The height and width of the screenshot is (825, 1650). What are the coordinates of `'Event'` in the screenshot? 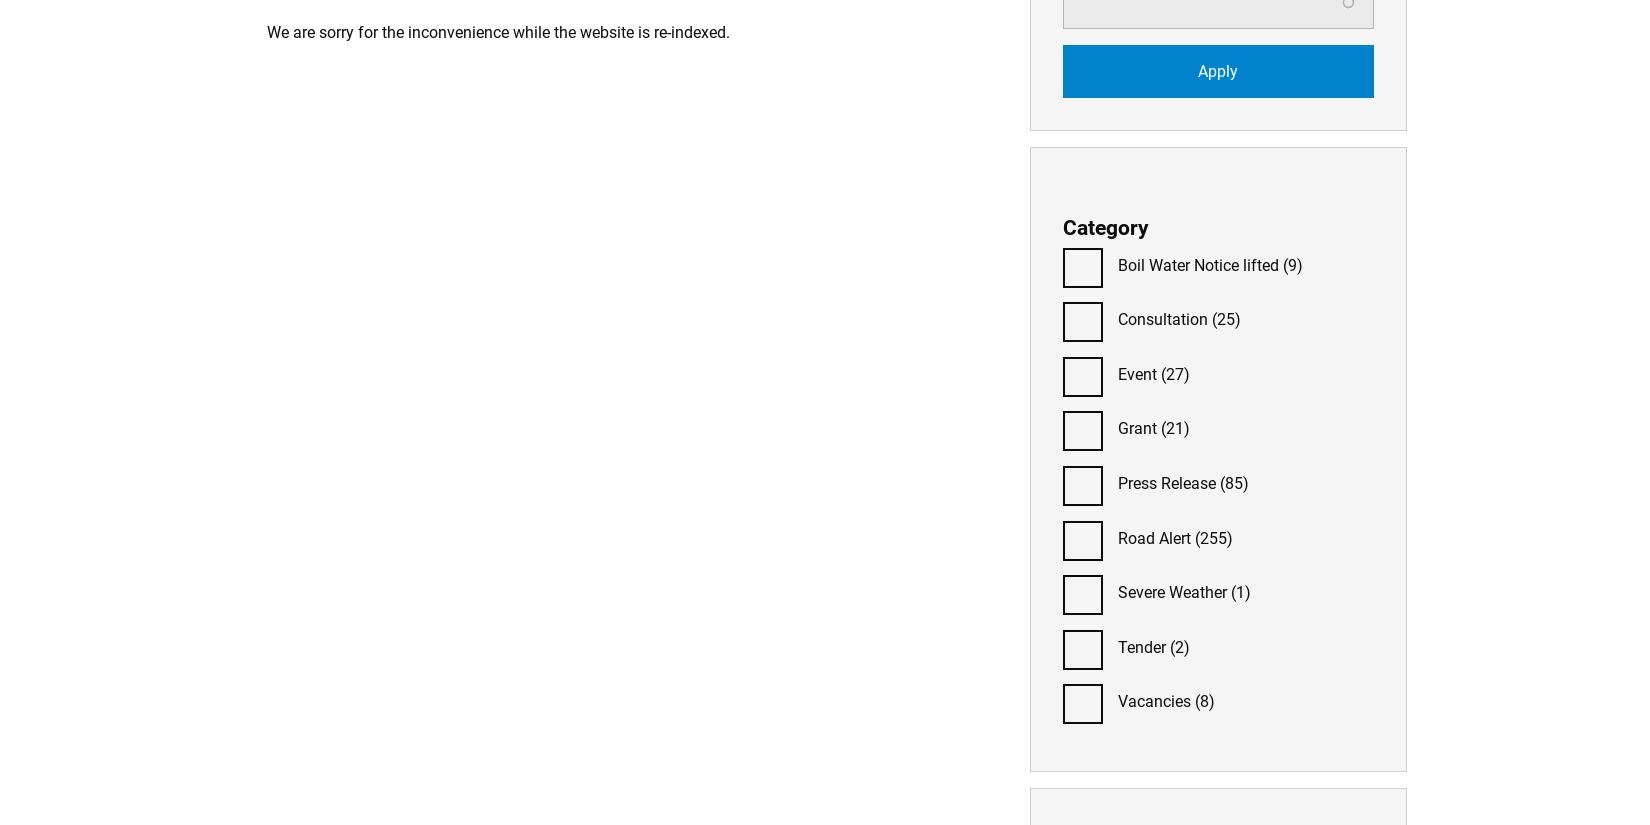 It's located at (1136, 373).